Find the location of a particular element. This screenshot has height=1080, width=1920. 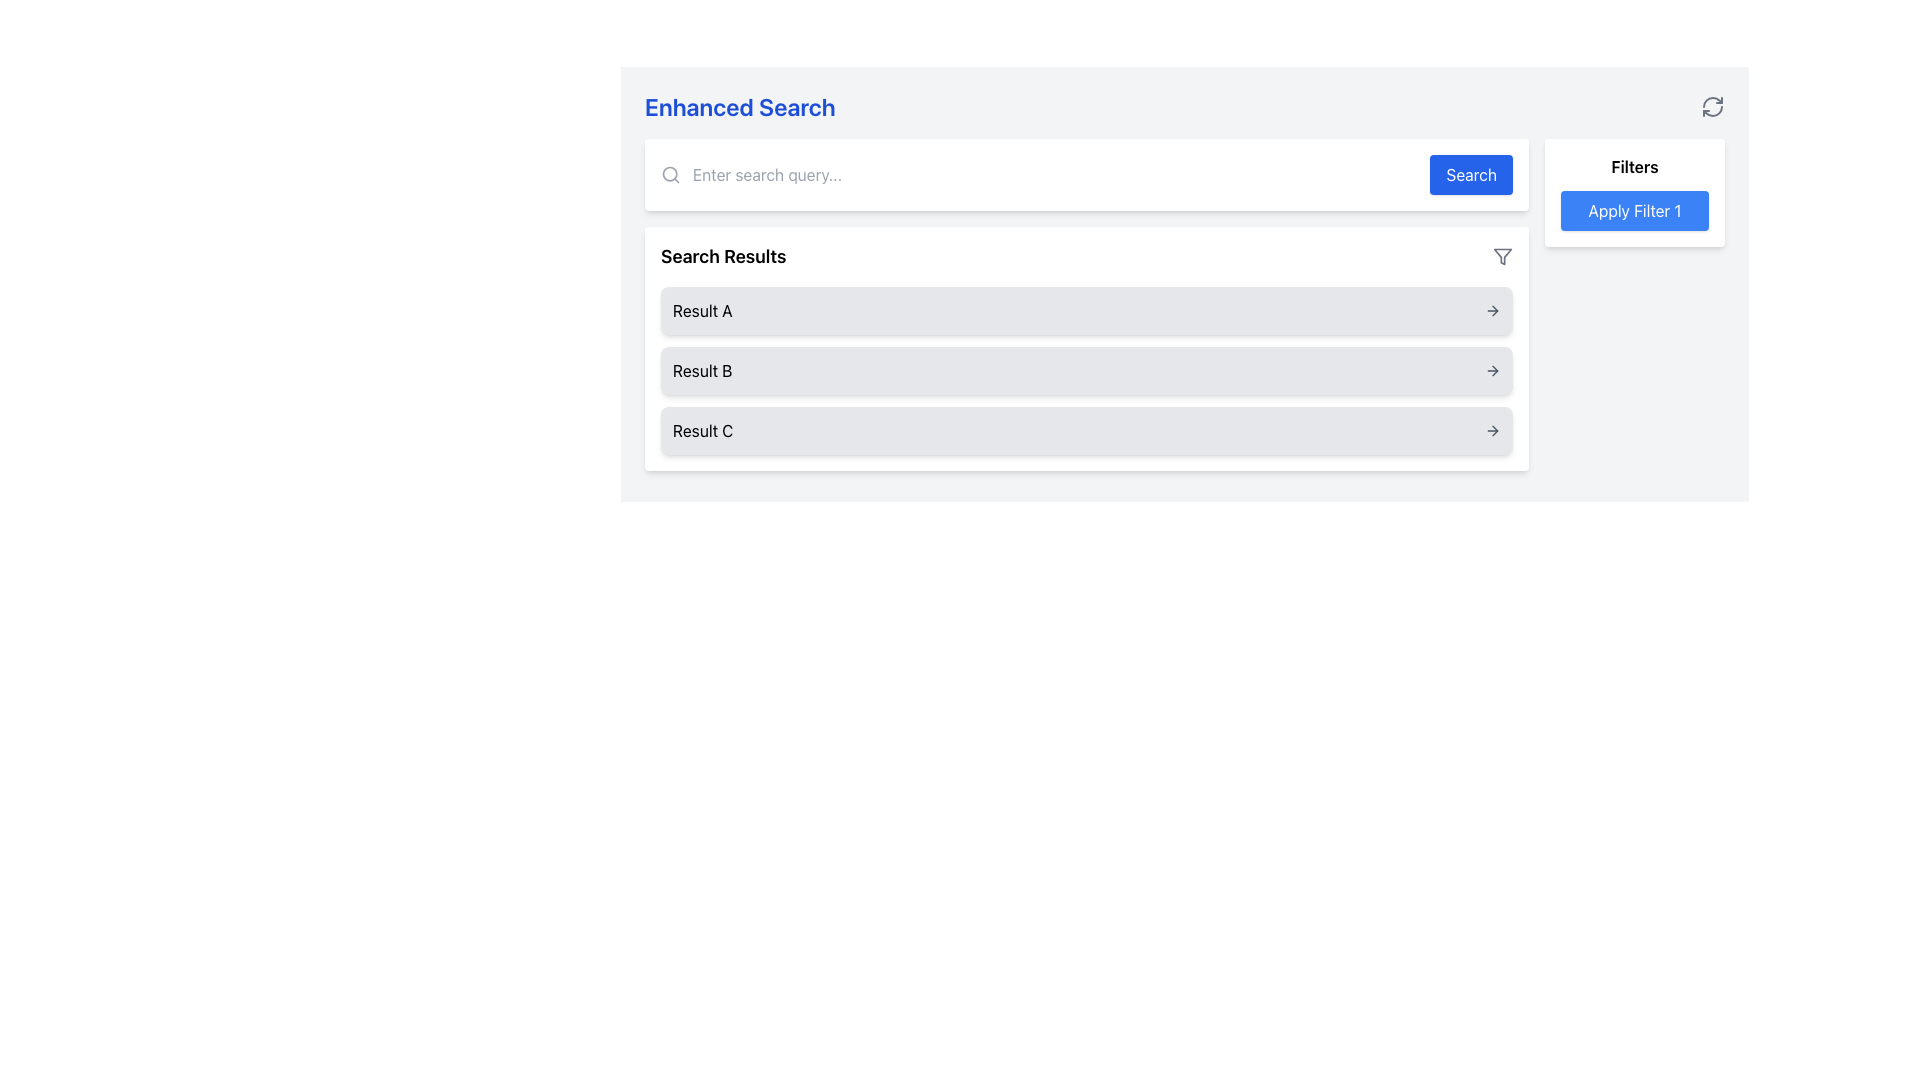

the right arrow icon element, which is a minimalistic SVG graphical component positioned within a button on the rightmost area of a list item is located at coordinates (1494, 370).